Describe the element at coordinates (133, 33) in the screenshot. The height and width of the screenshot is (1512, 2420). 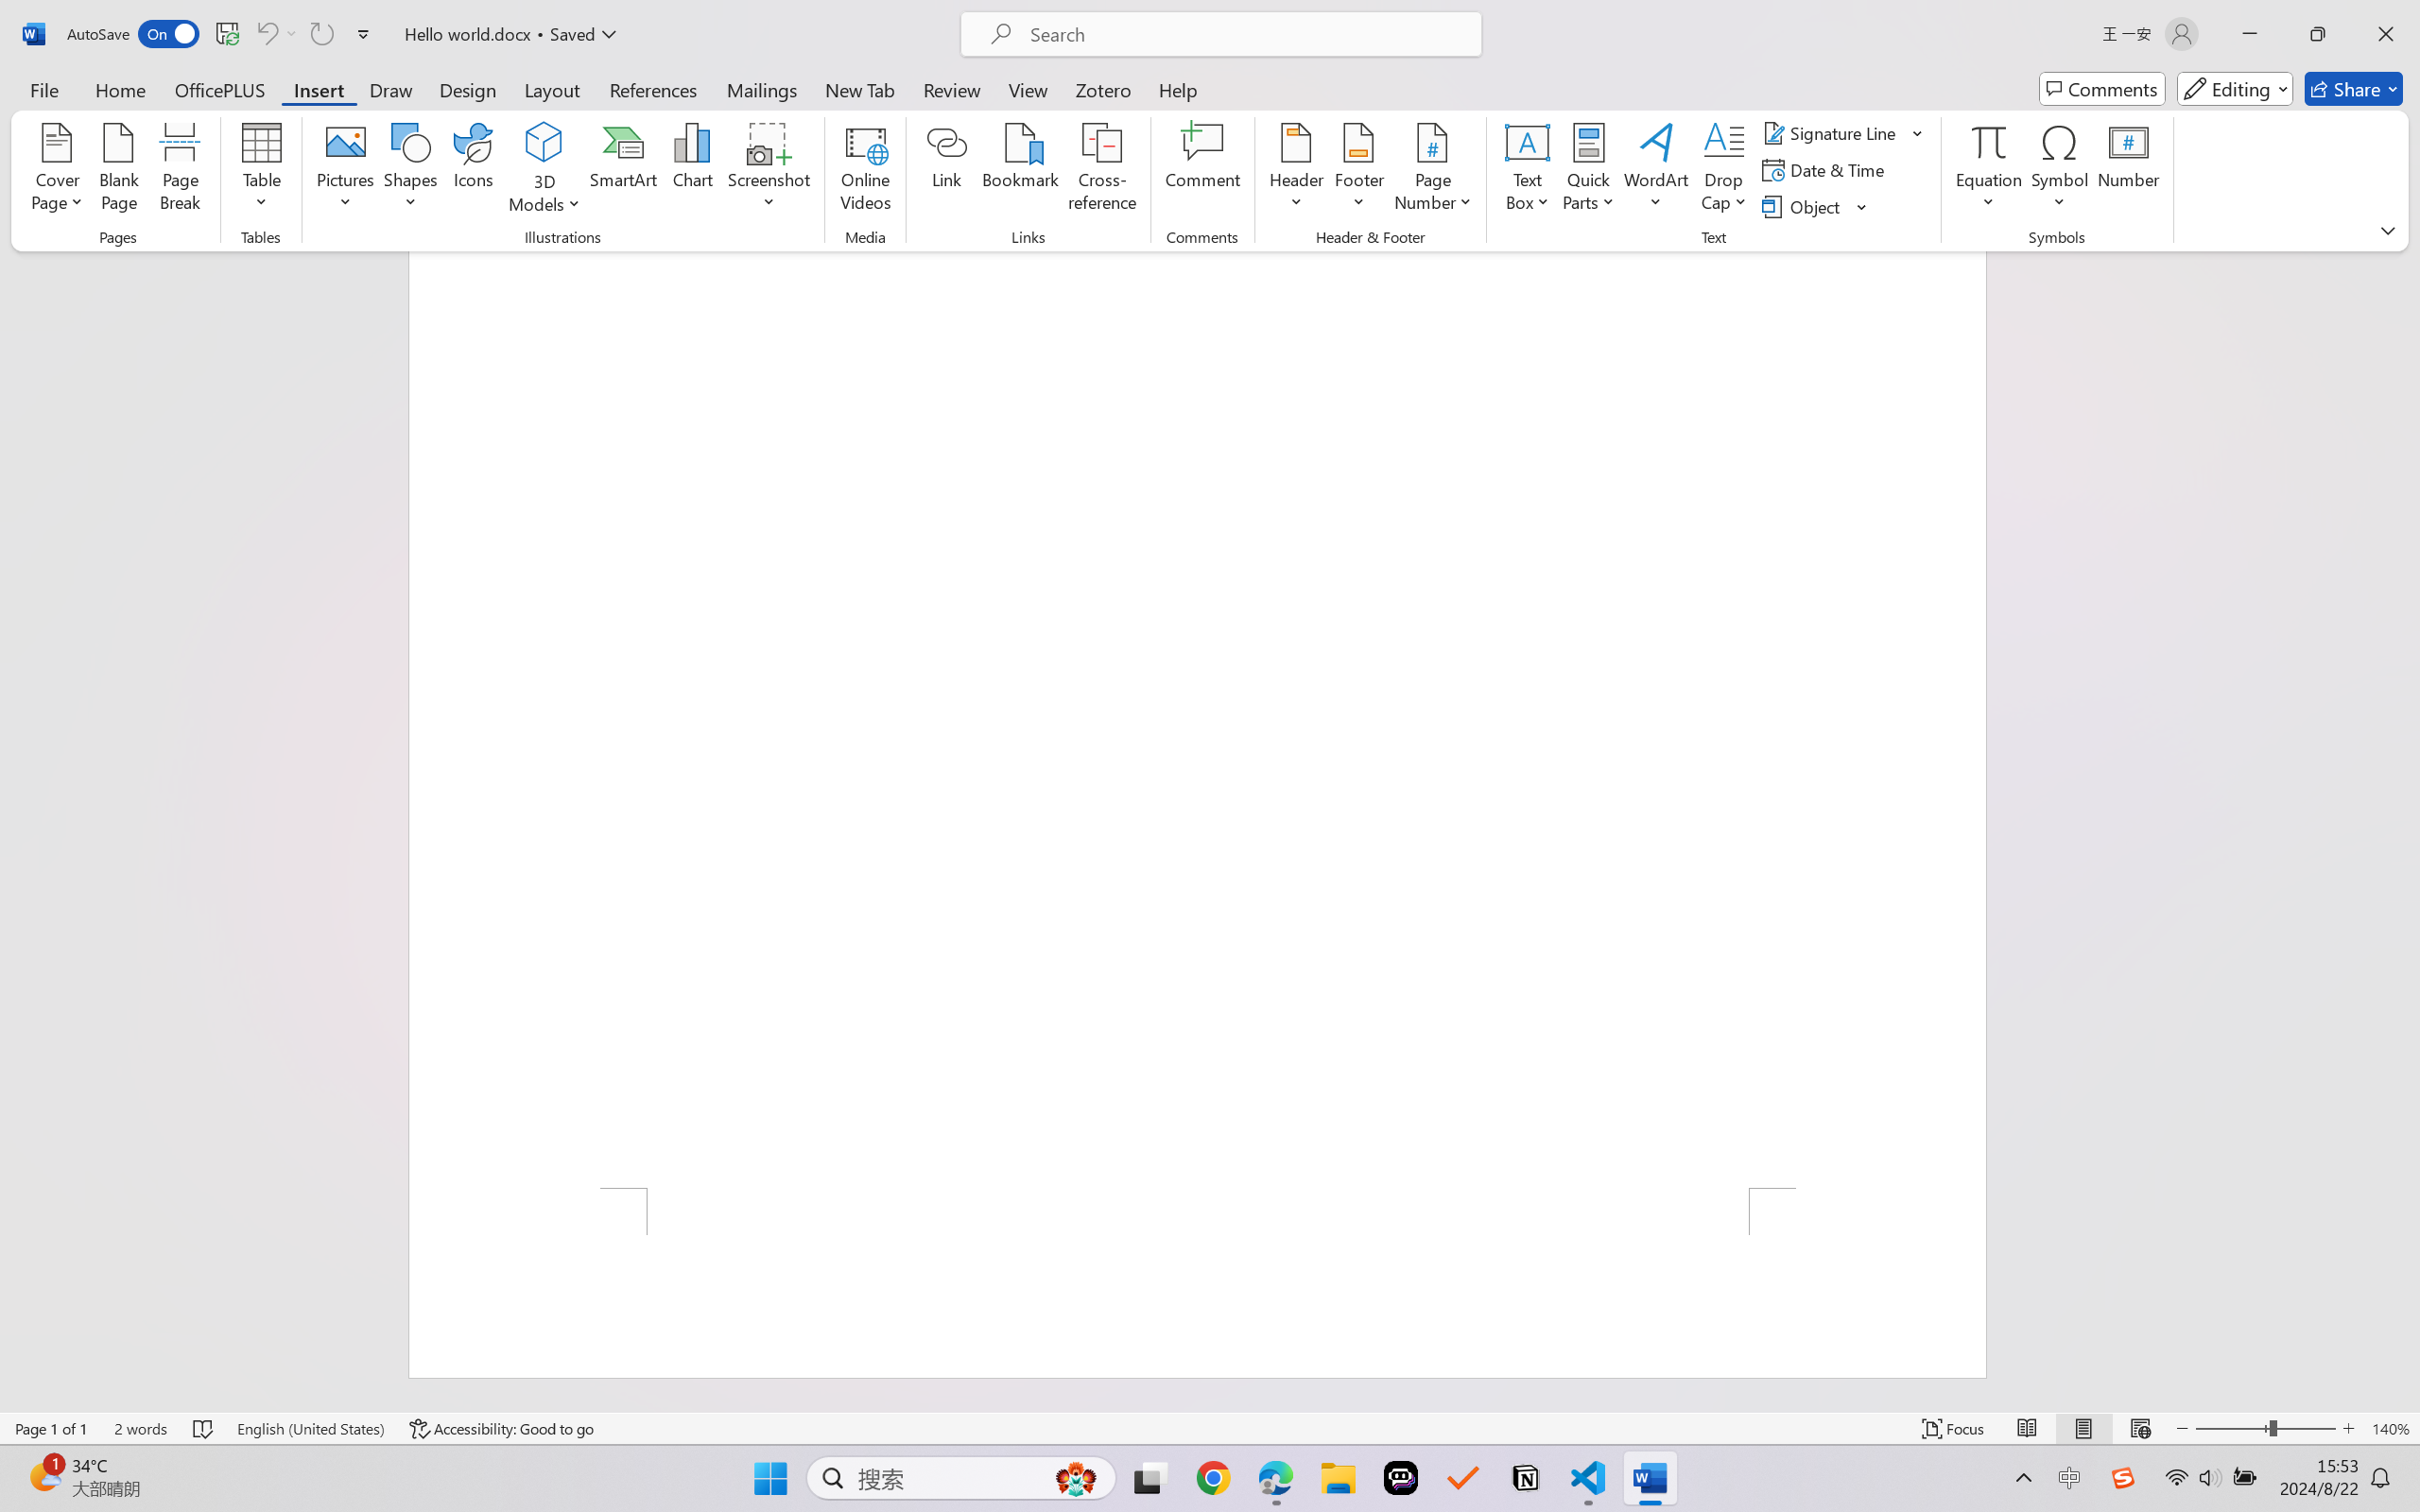
I see `'AutoSave'` at that location.